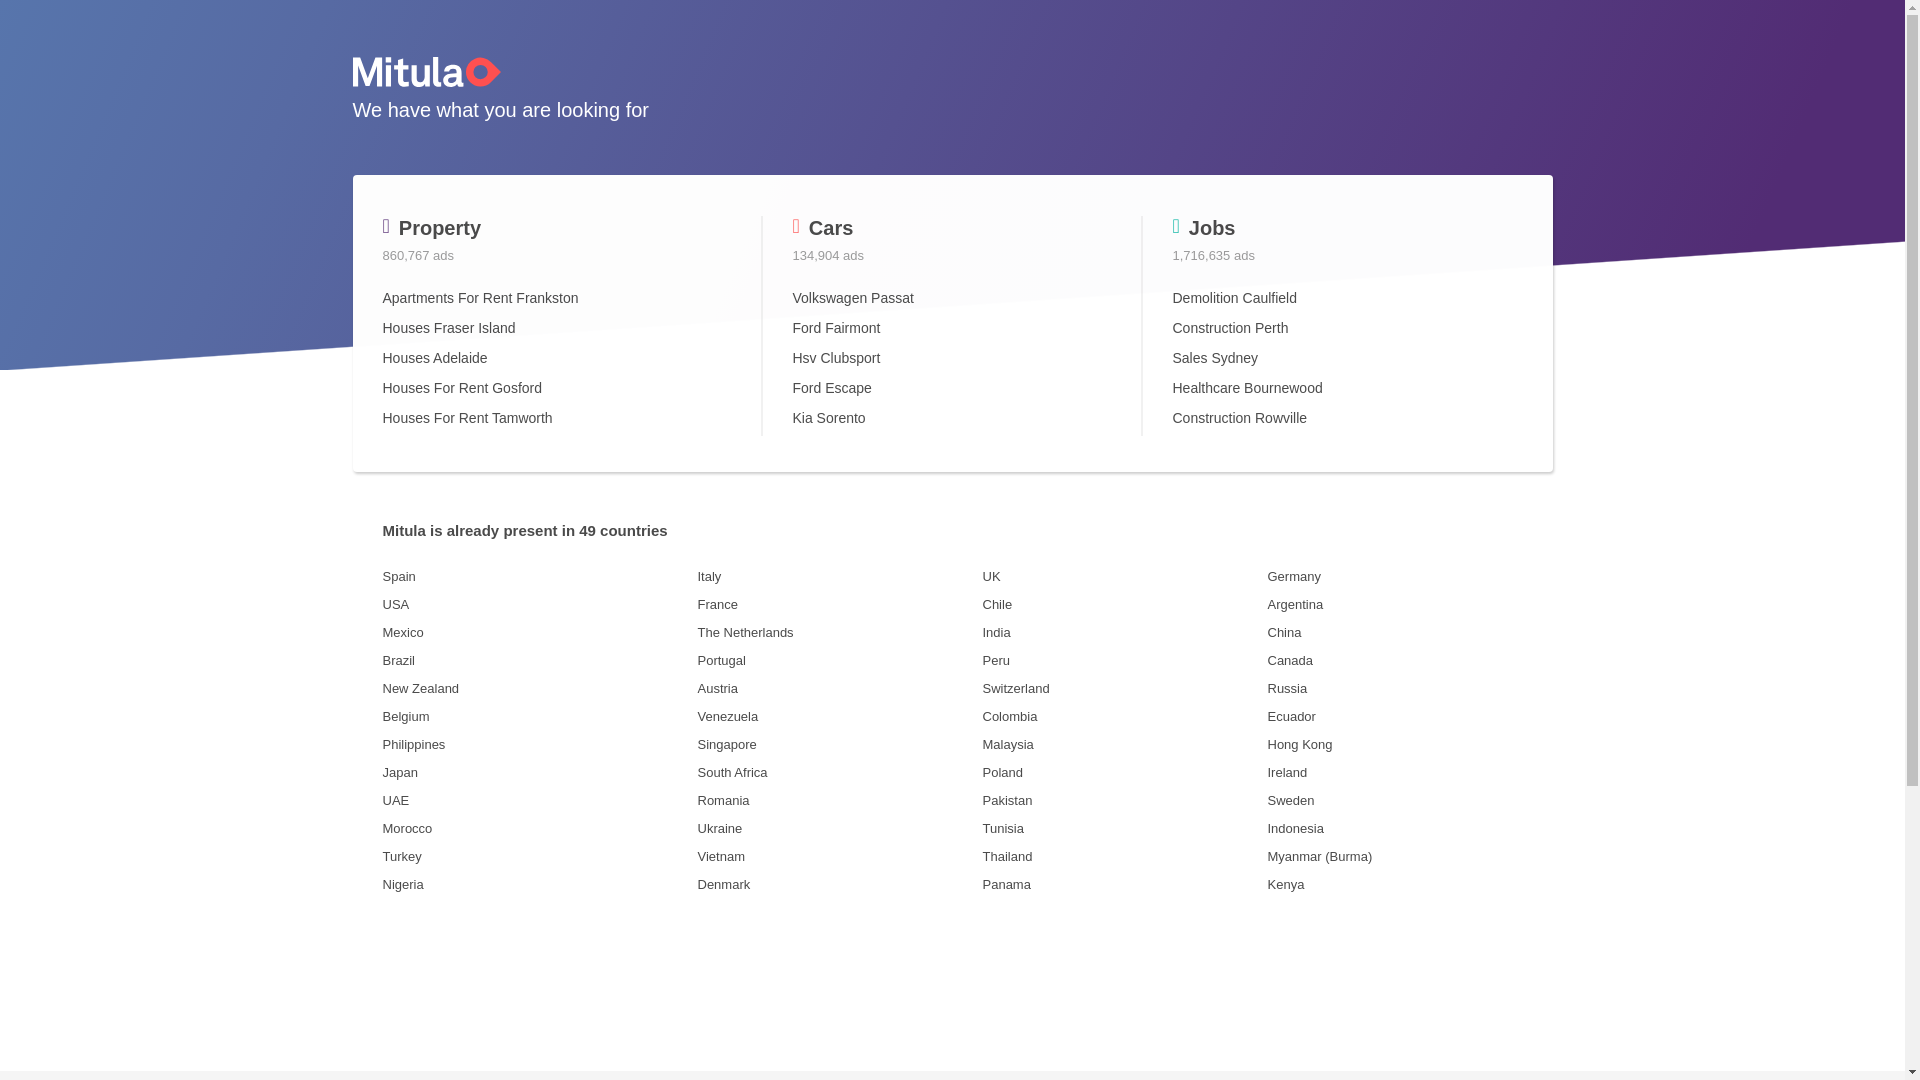 Image resolution: width=1920 pixels, height=1080 pixels. Describe the element at coordinates (1246, 388) in the screenshot. I see `'Healthcare Bournewood'` at that location.